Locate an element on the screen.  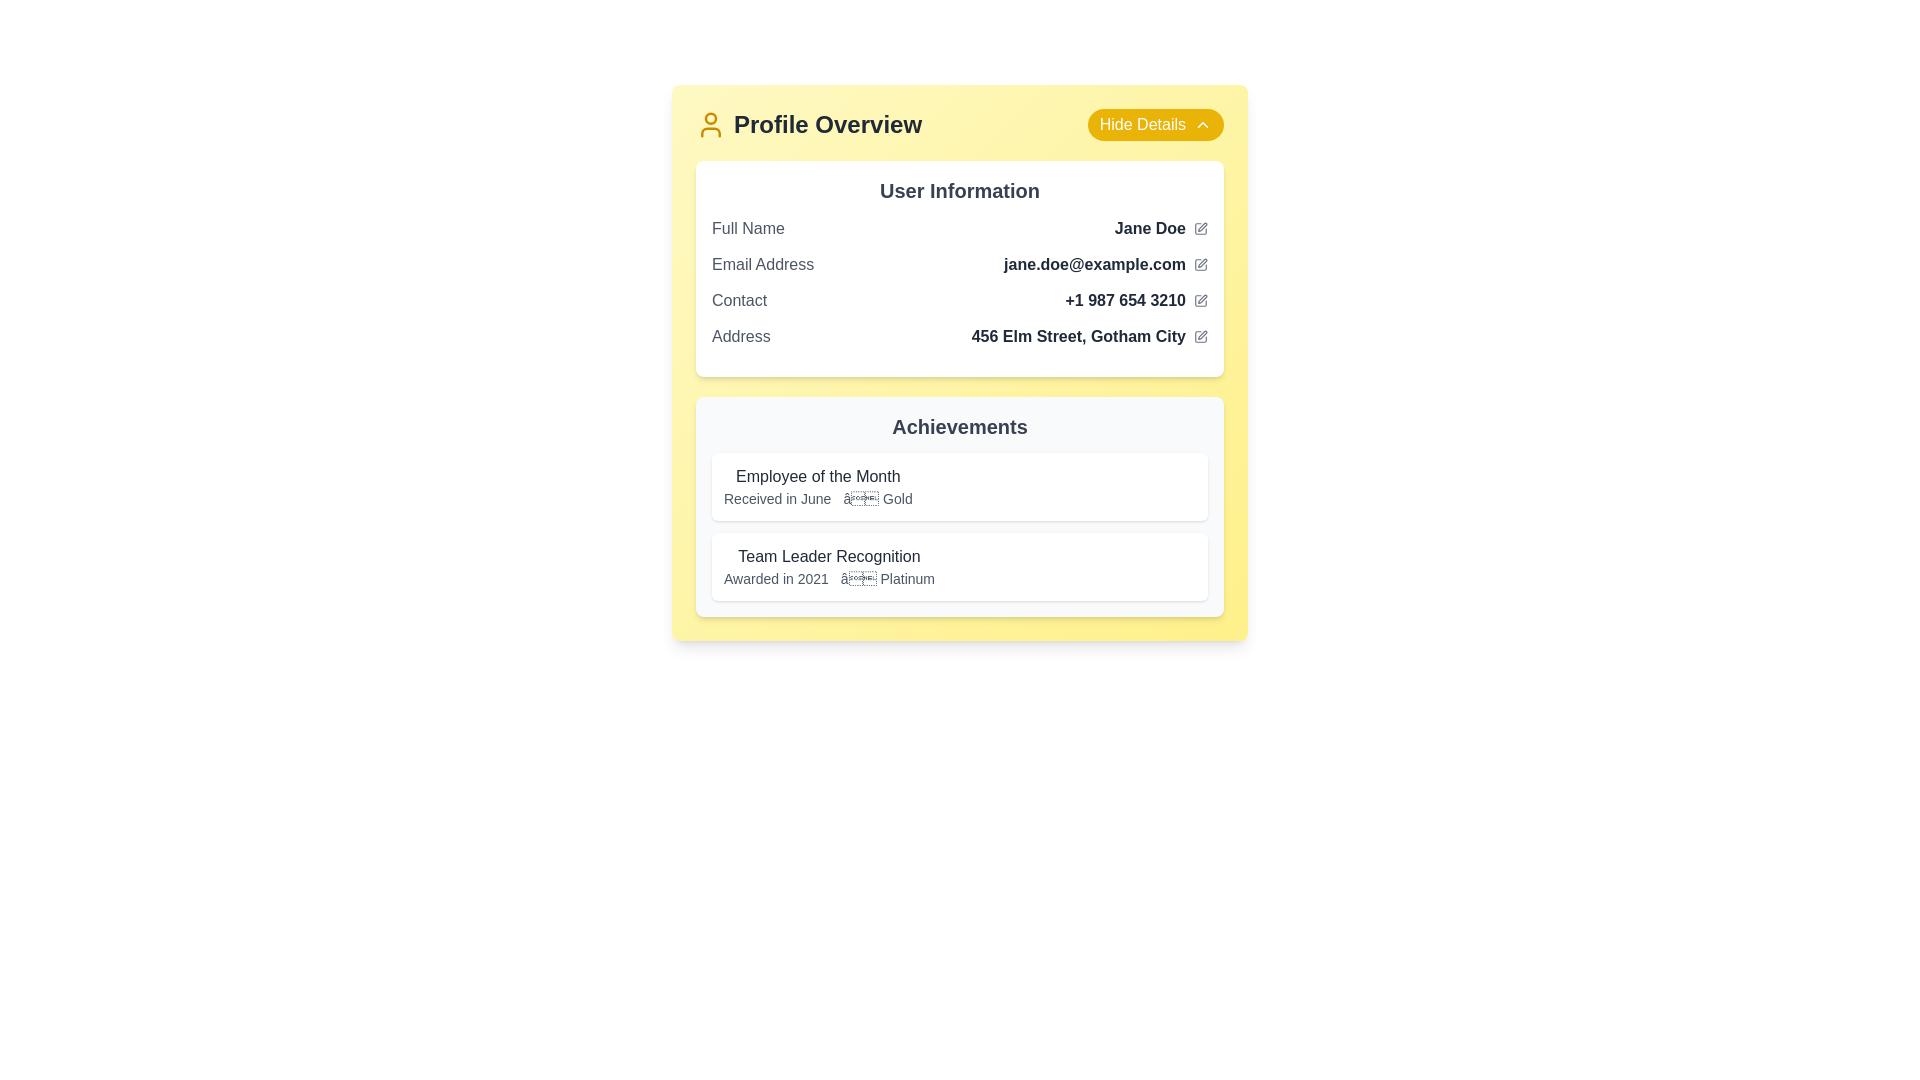
the 'Email Address' label, which displays the text in gray color and medium font weight, located in the user information section of the card layout is located at coordinates (762, 264).